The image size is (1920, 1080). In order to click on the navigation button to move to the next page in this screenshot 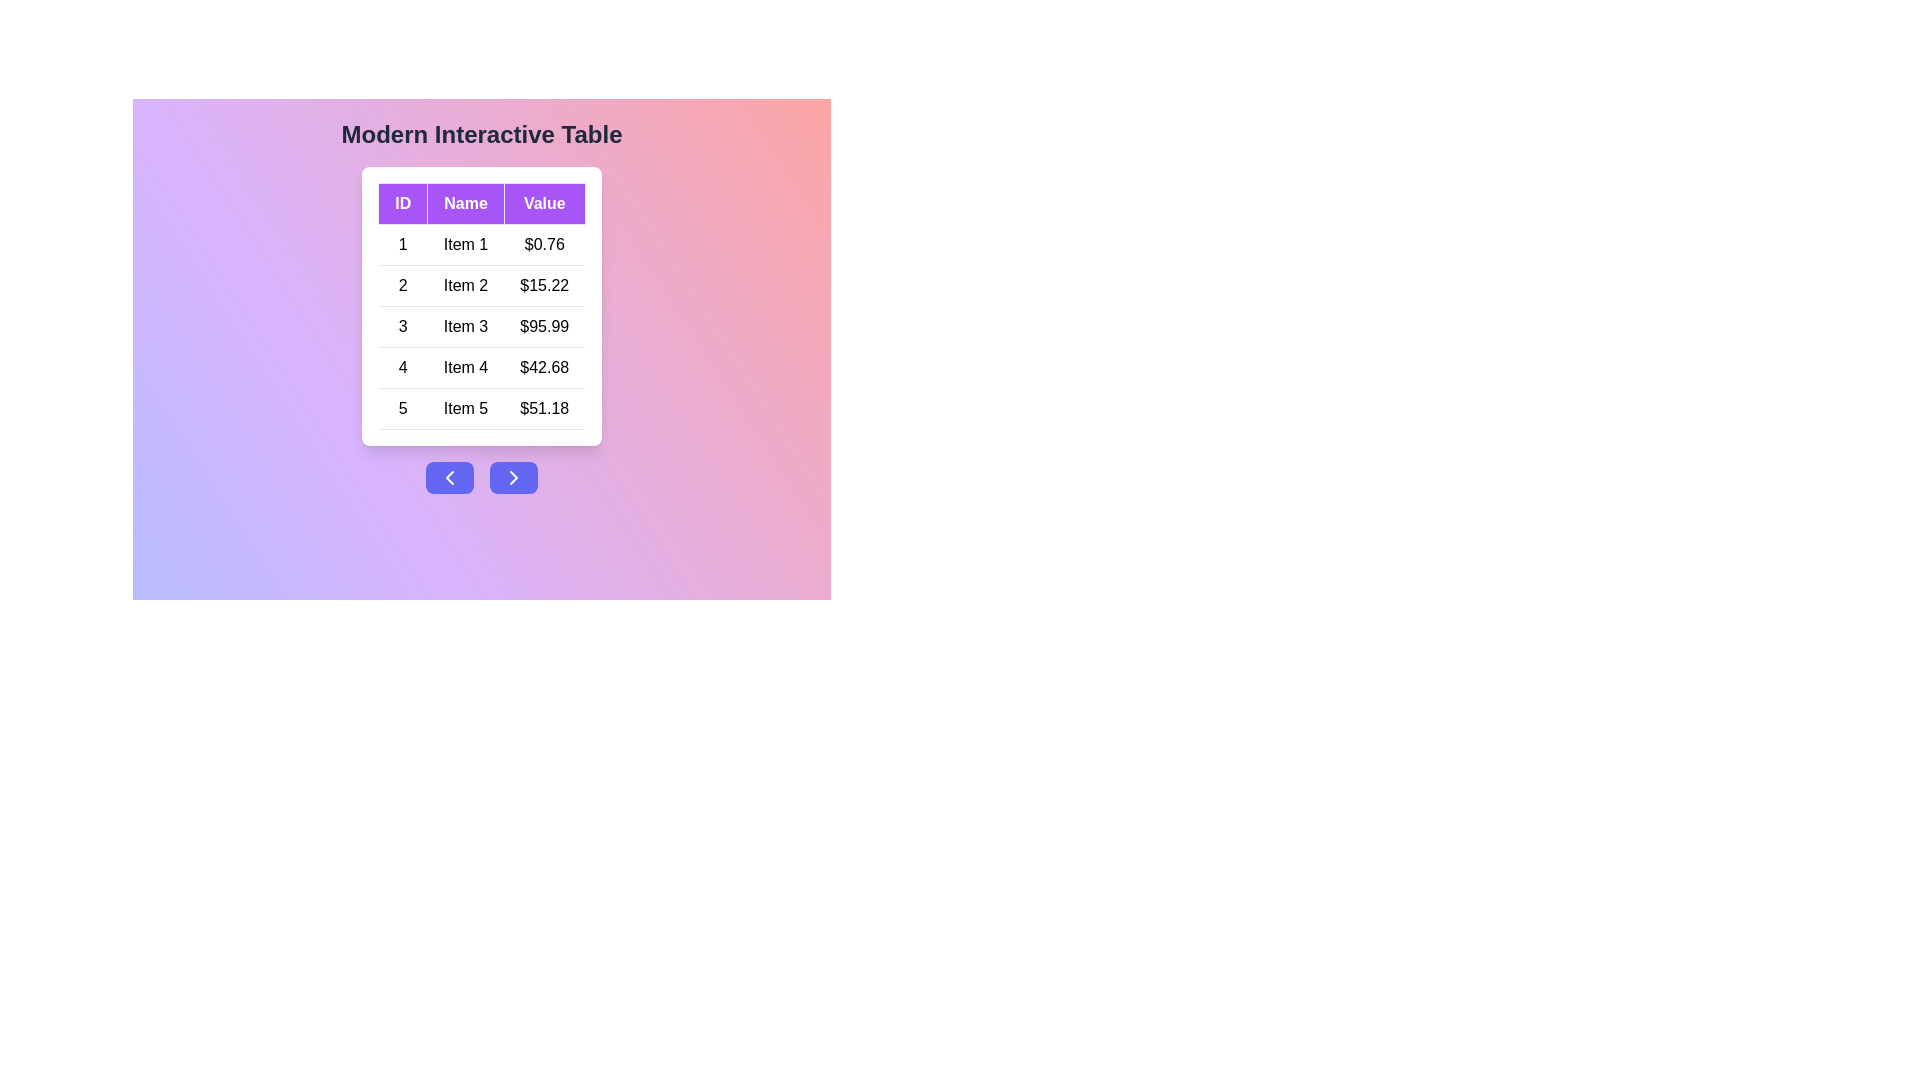, I will do `click(513, 478)`.